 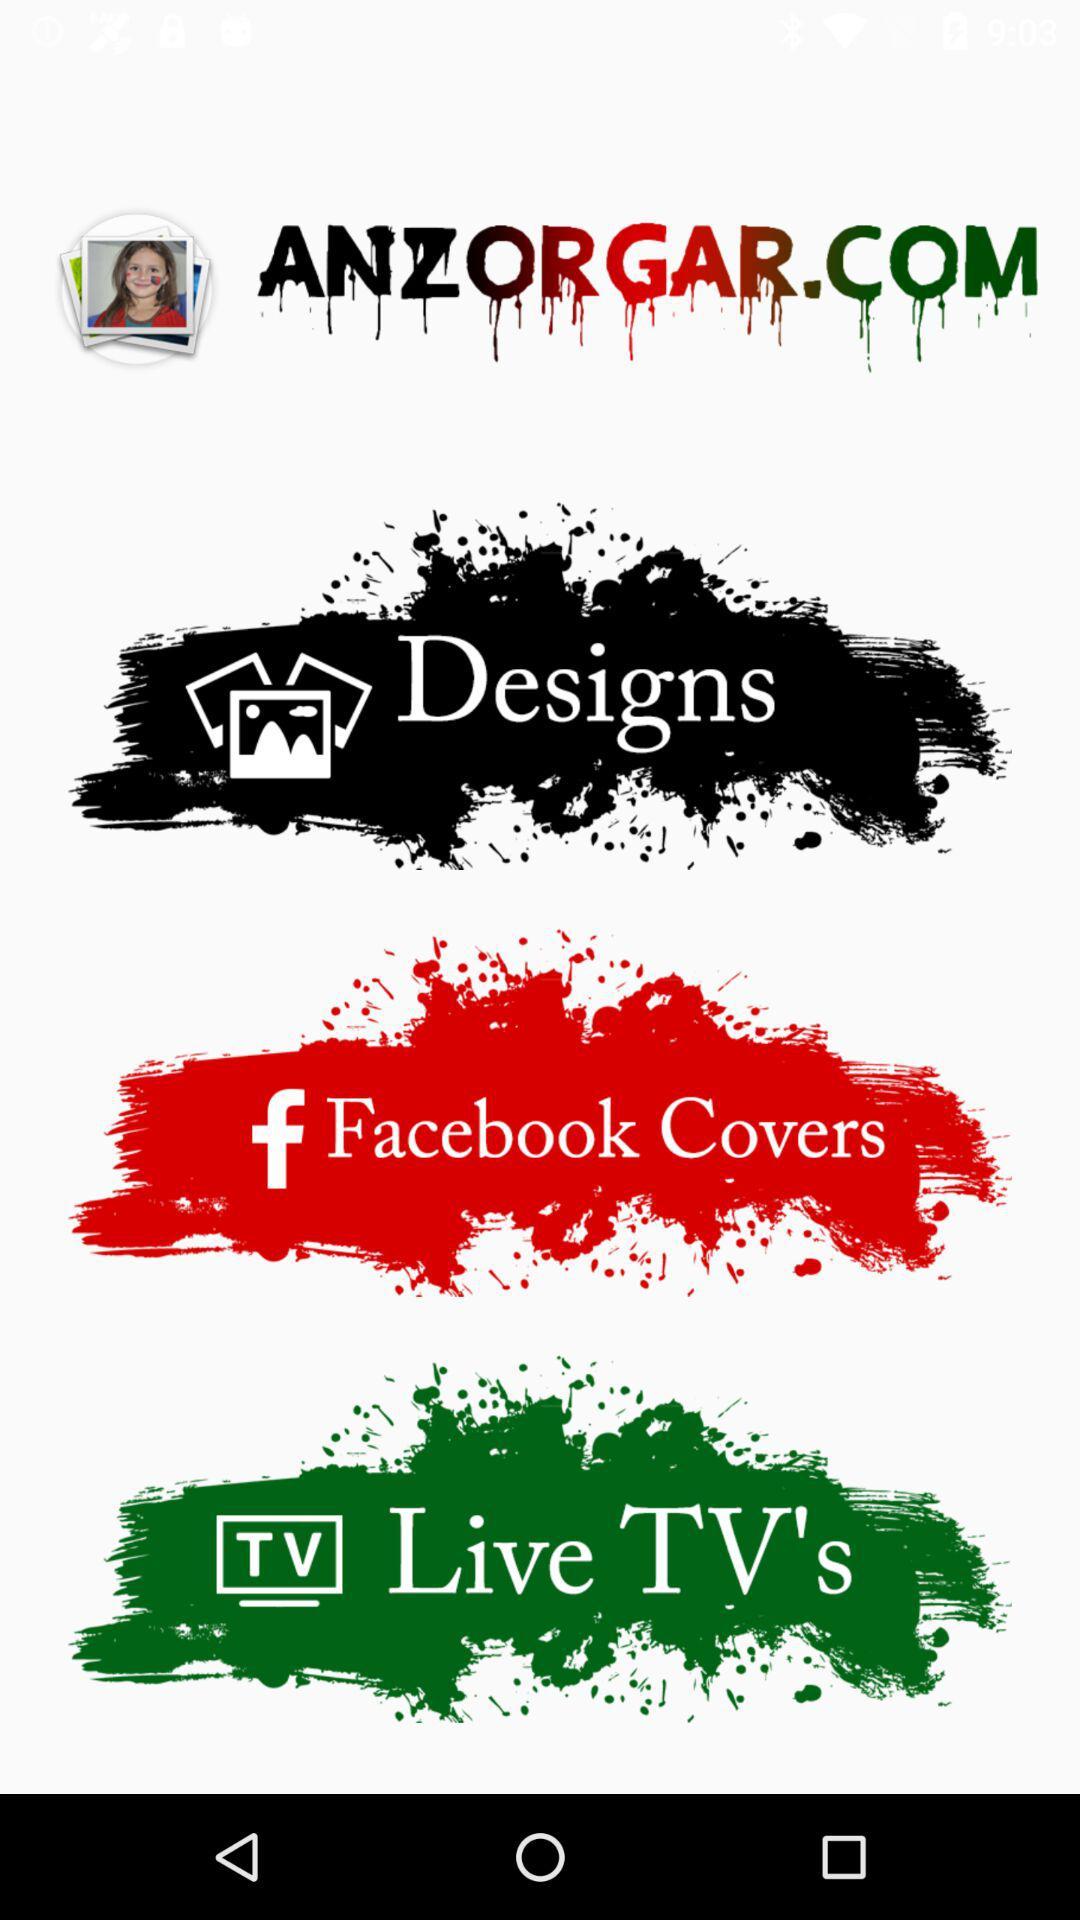 I want to click on live tv 's, so click(x=540, y=1538).